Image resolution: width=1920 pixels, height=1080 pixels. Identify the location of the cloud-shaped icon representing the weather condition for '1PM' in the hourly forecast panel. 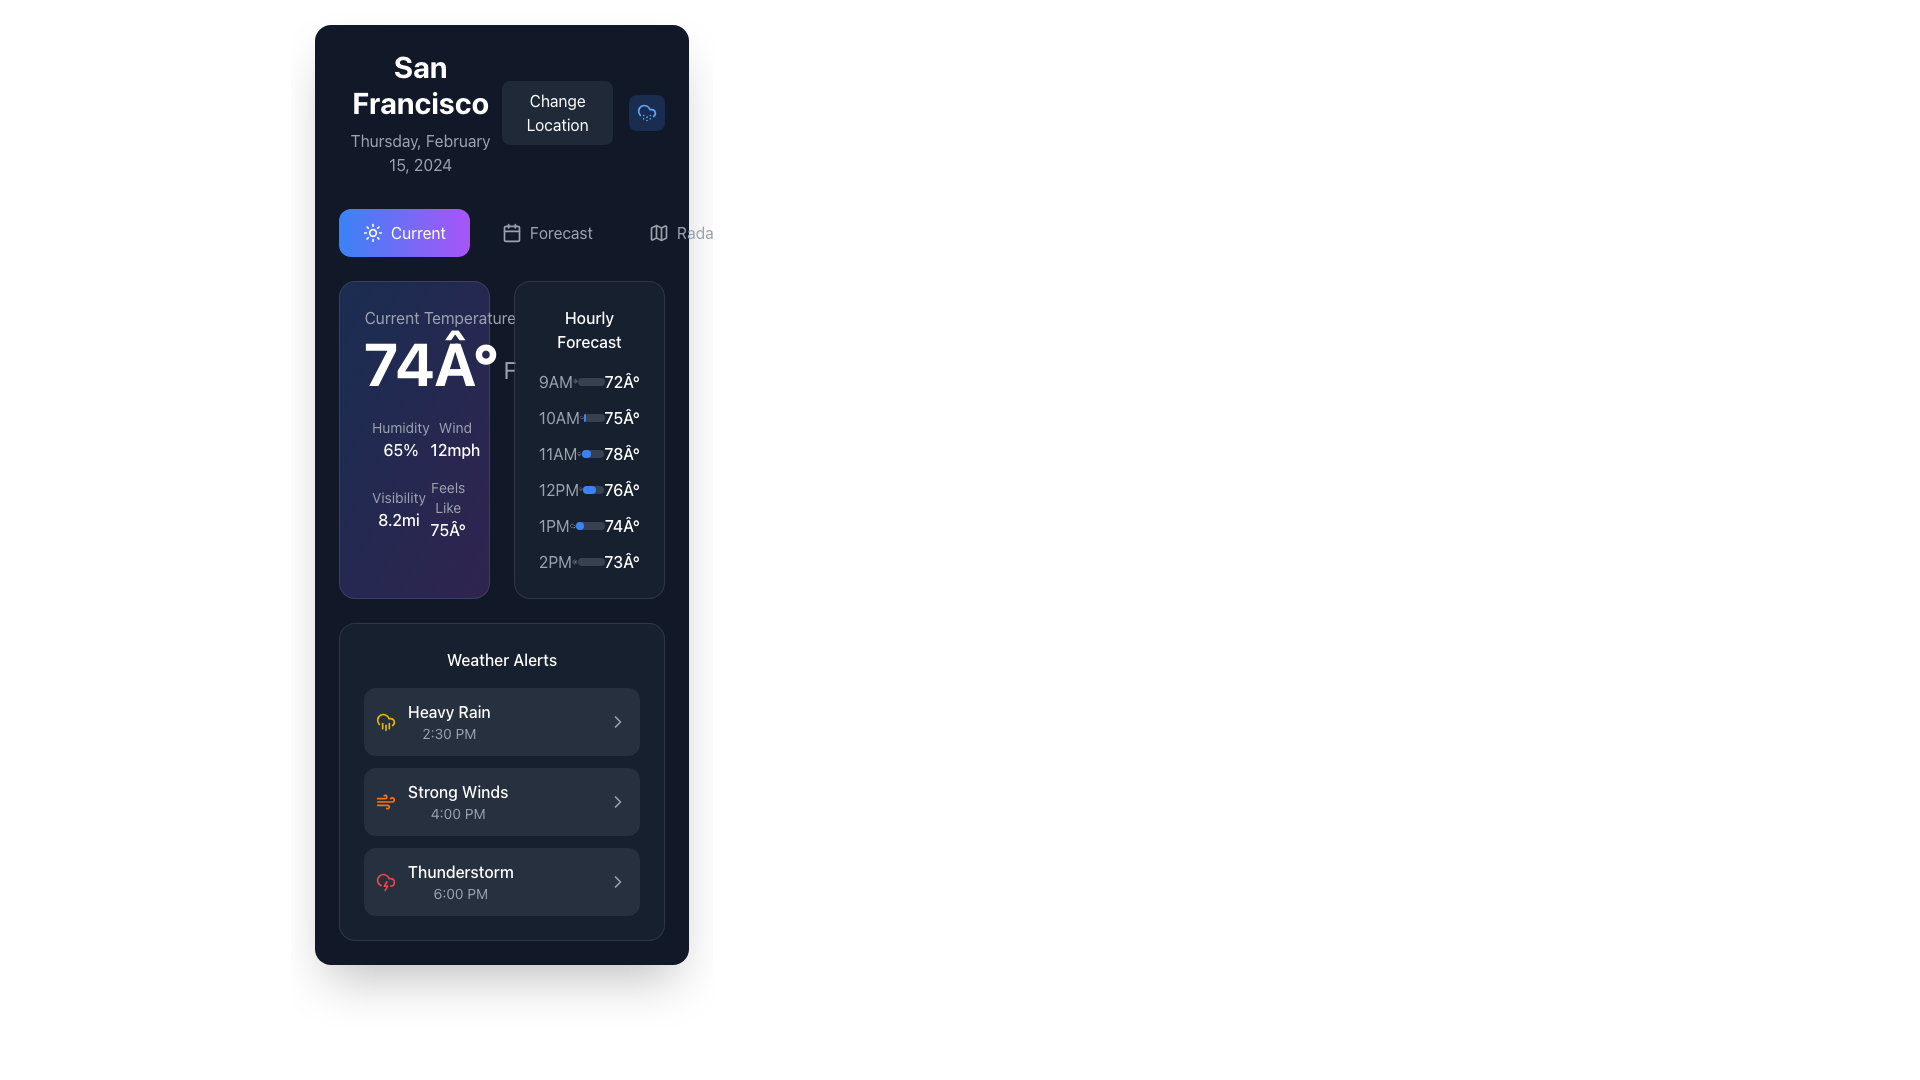
(571, 524).